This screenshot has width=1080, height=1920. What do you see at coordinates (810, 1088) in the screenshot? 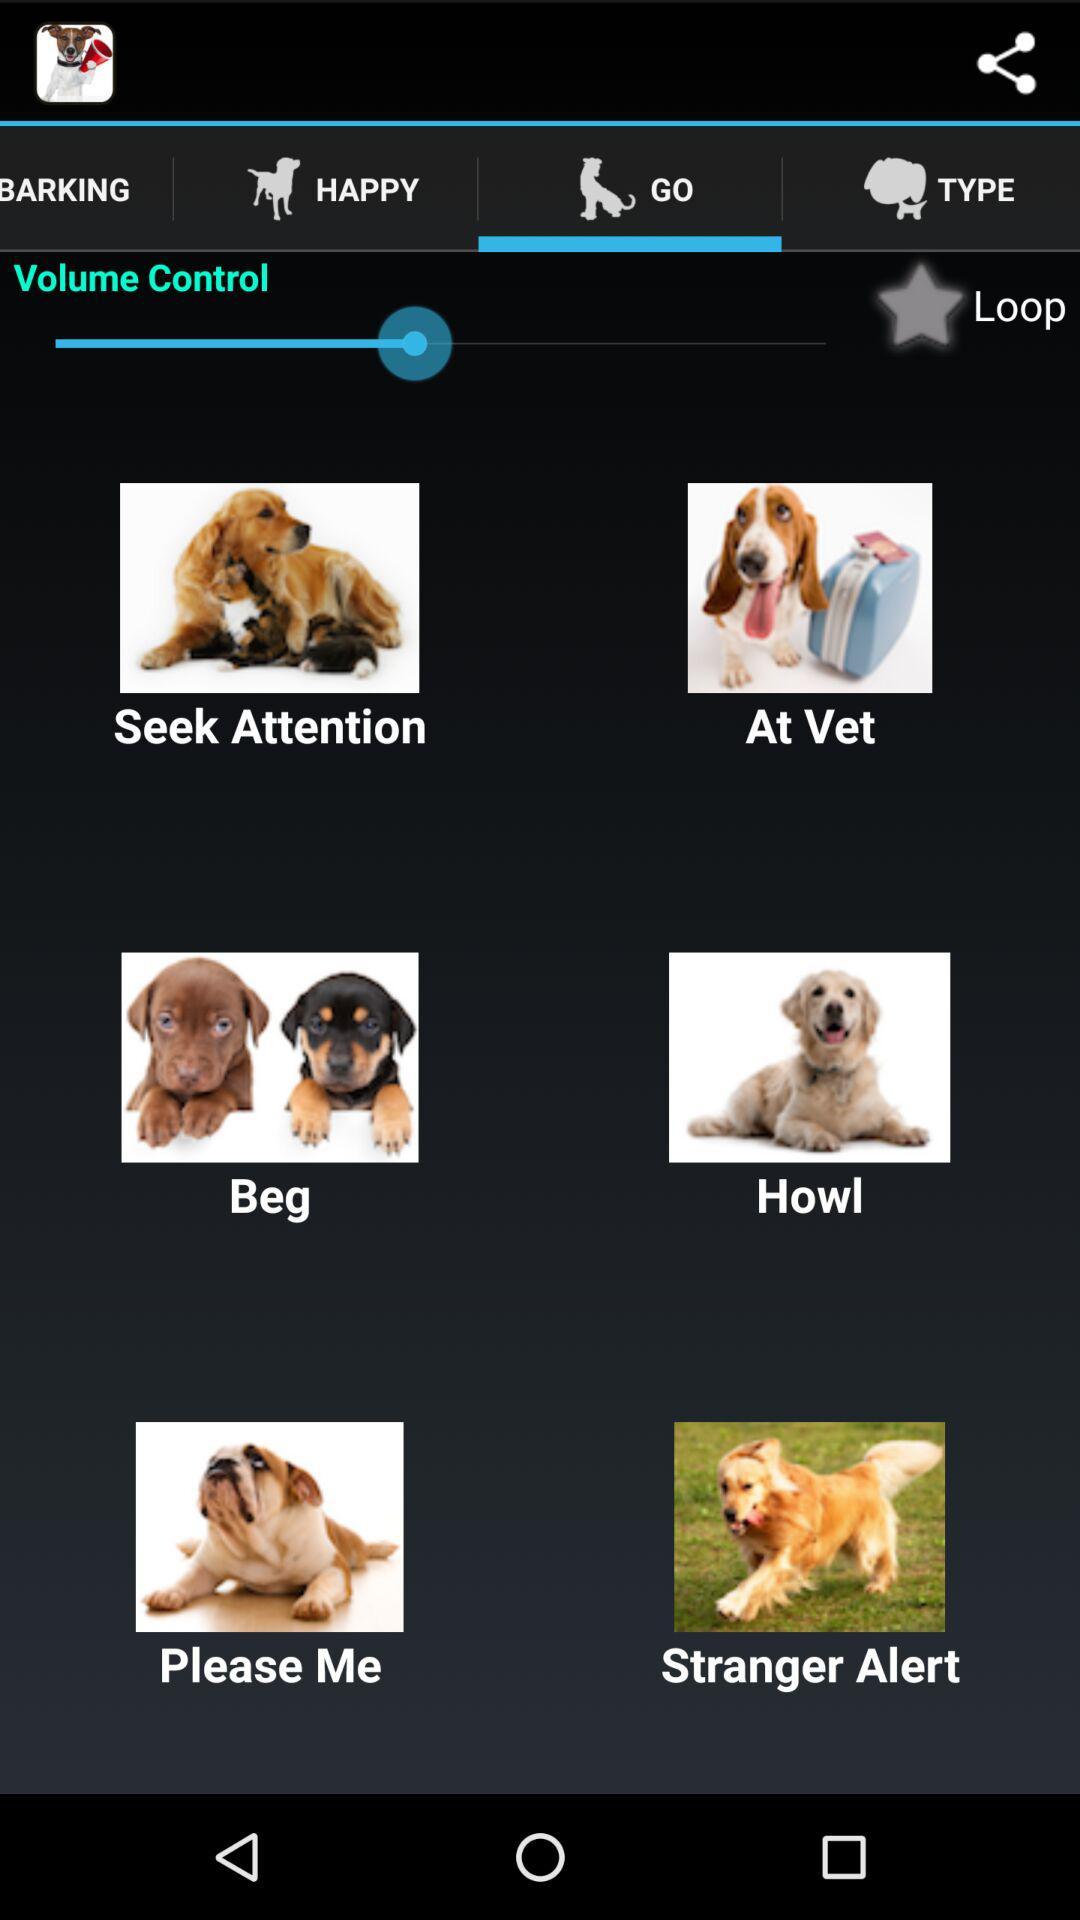
I see `button on the right` at bounding box center [810, 1088].